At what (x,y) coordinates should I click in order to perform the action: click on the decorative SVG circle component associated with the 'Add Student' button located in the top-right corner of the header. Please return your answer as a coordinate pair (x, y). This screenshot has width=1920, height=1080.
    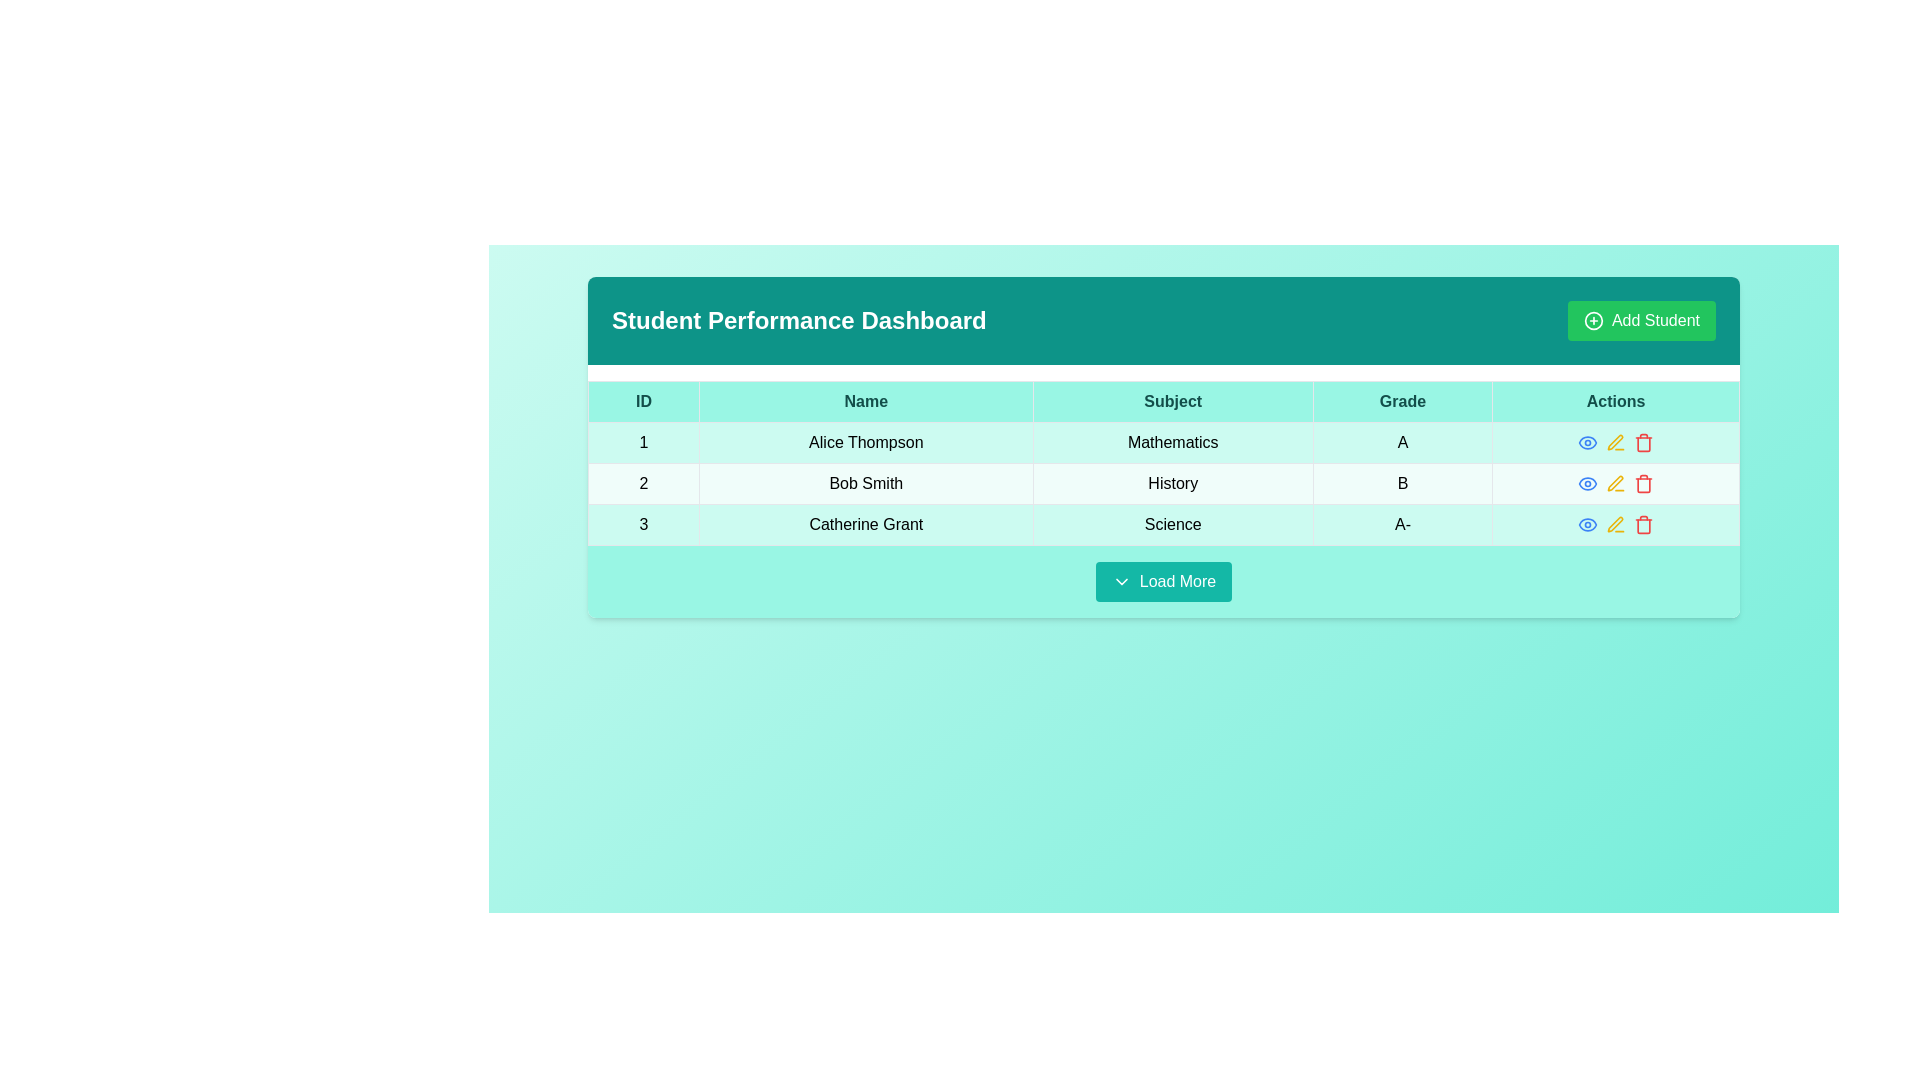
    Looking at the image, I should click on (1592, 319).